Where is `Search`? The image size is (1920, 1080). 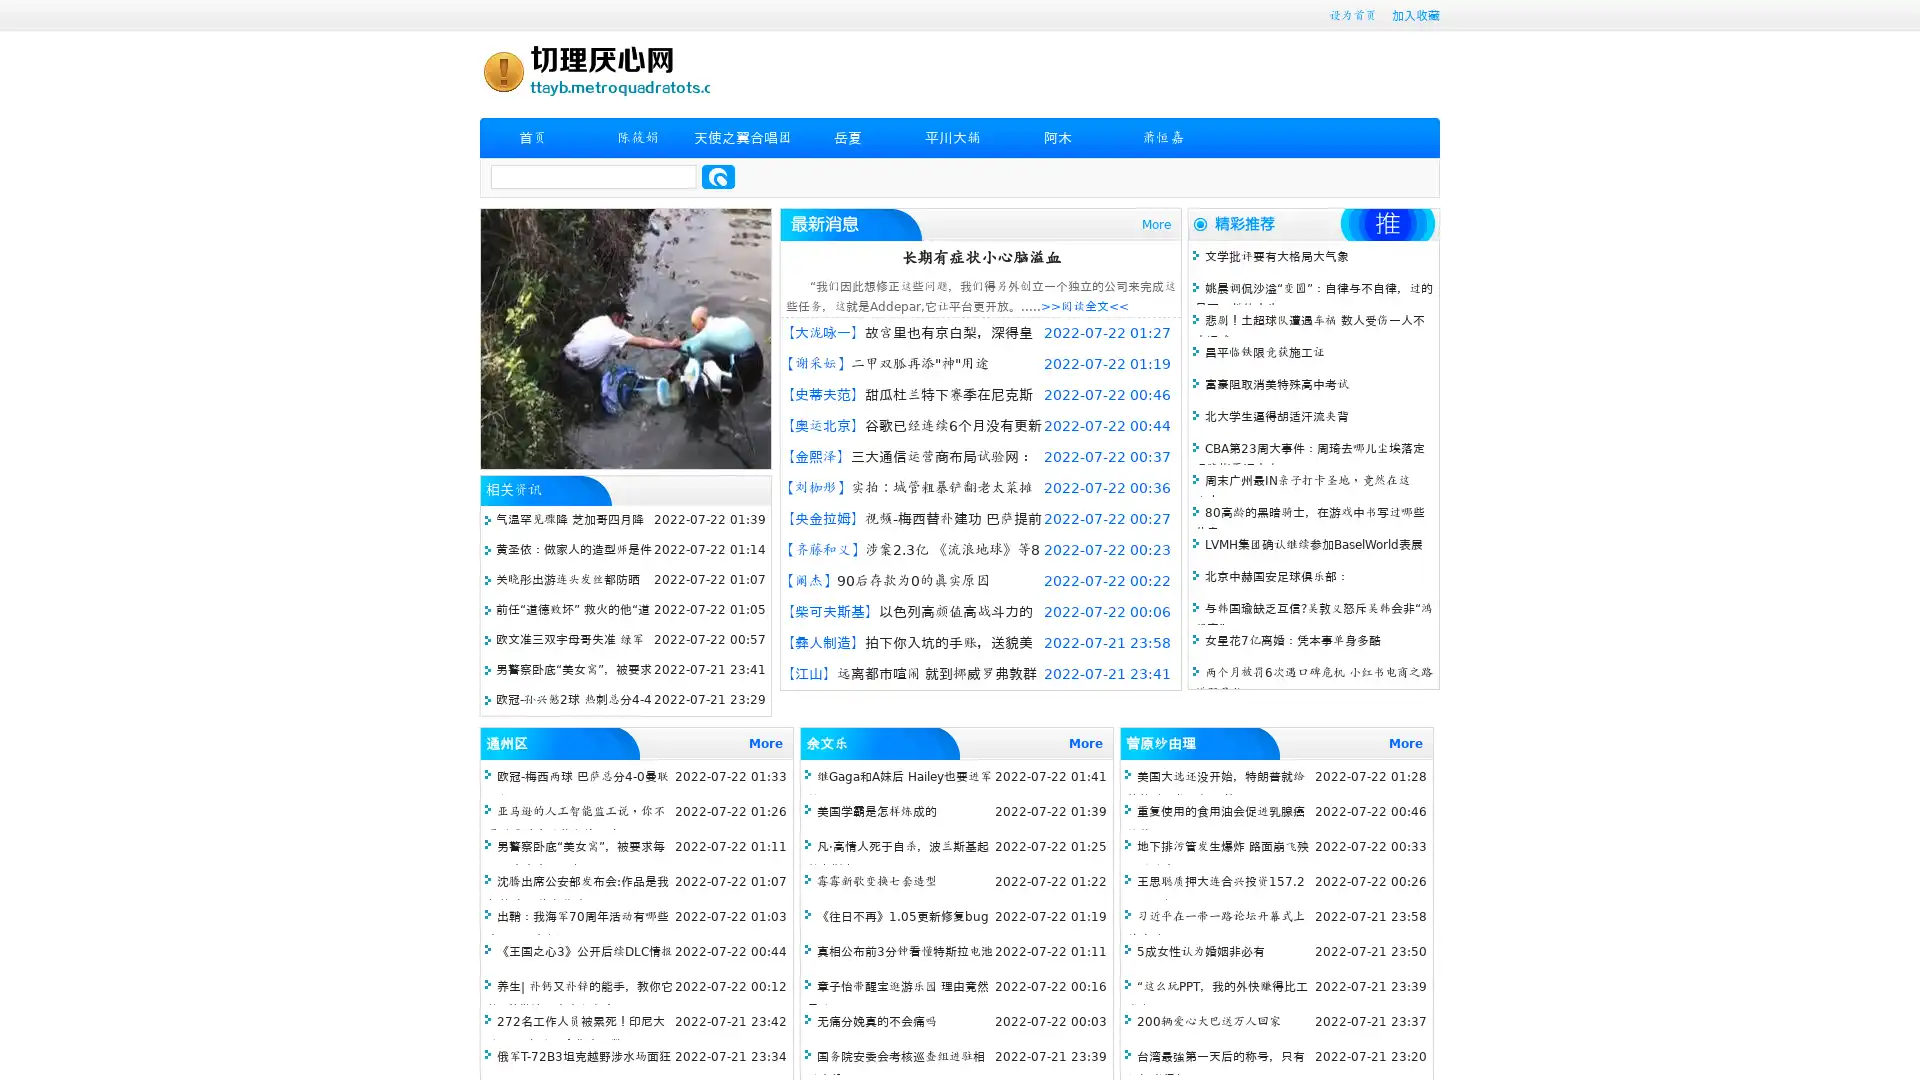
Search is located at coordinates (718, 176).